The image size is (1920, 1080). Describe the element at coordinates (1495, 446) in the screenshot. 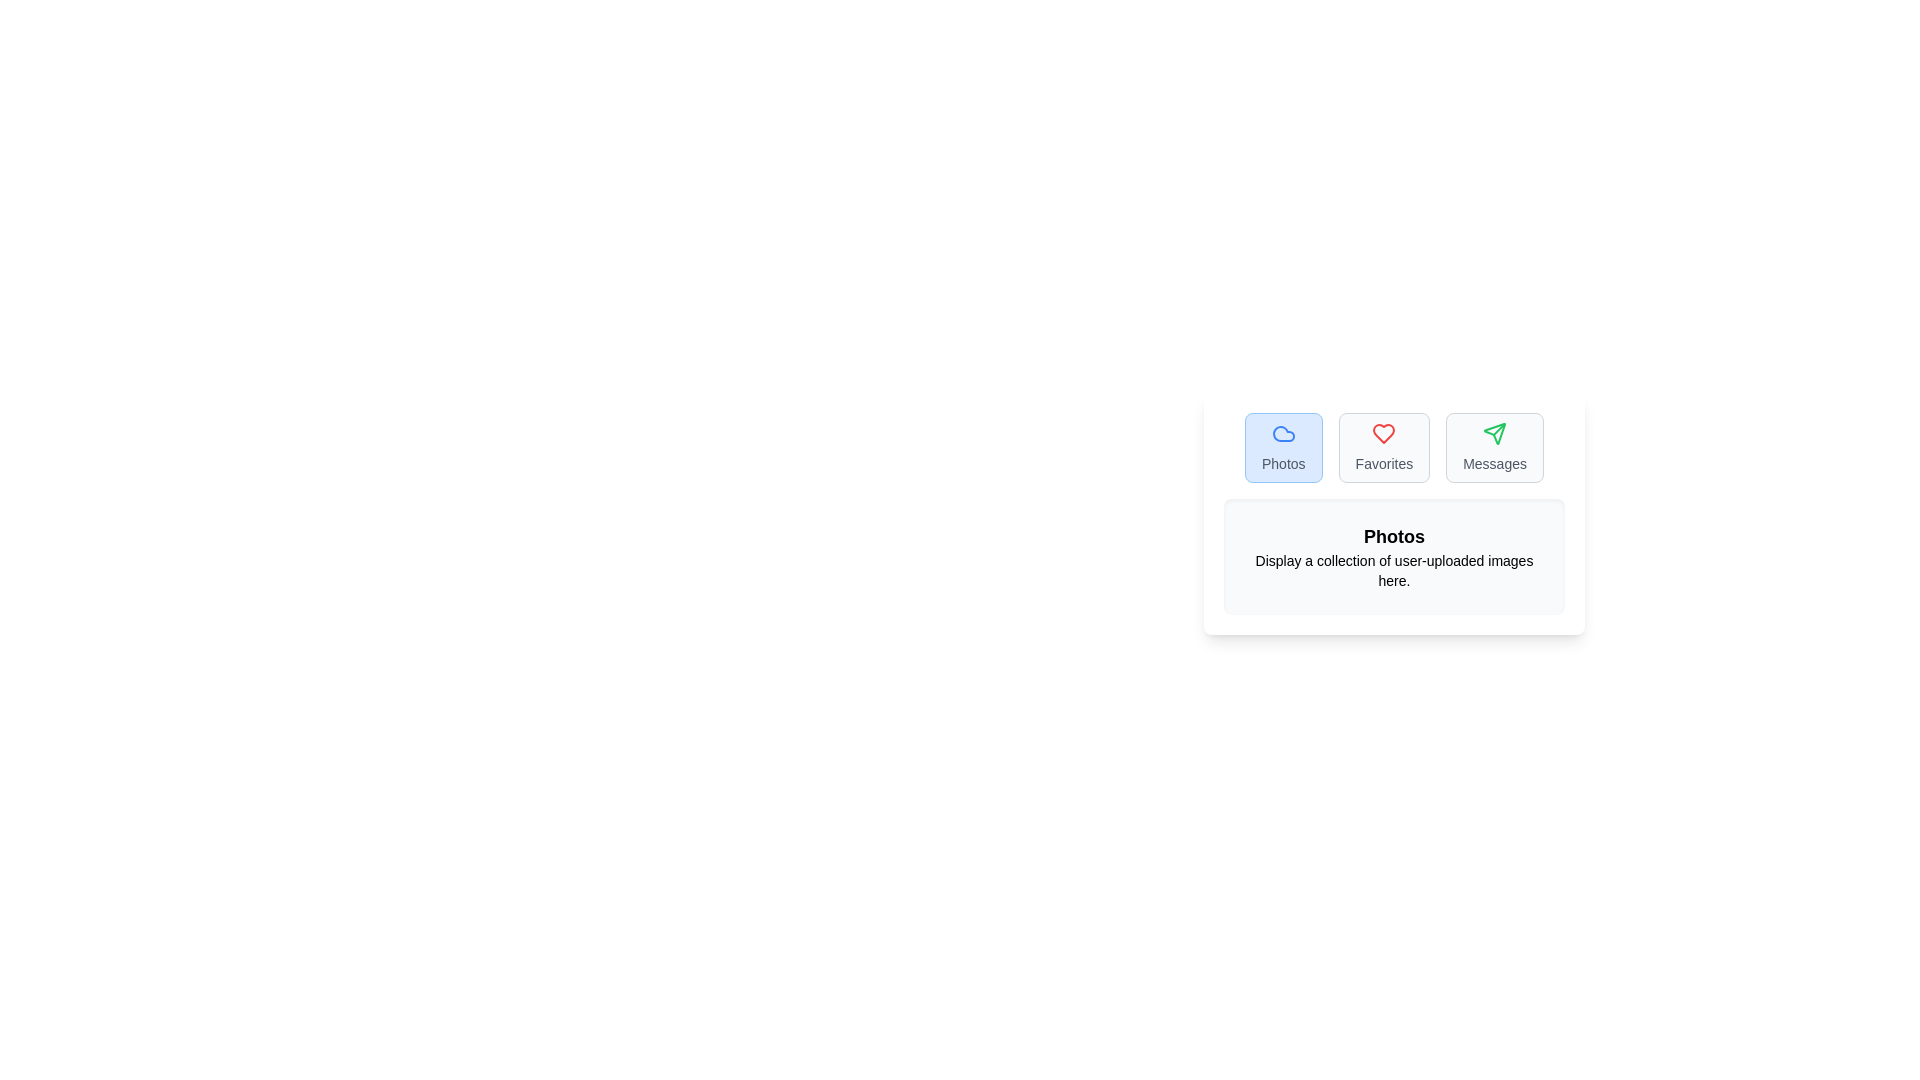

I see `the 'Messages' button, which is styled with a gray background and has a green send icon above the label 'Messages'` at that location.